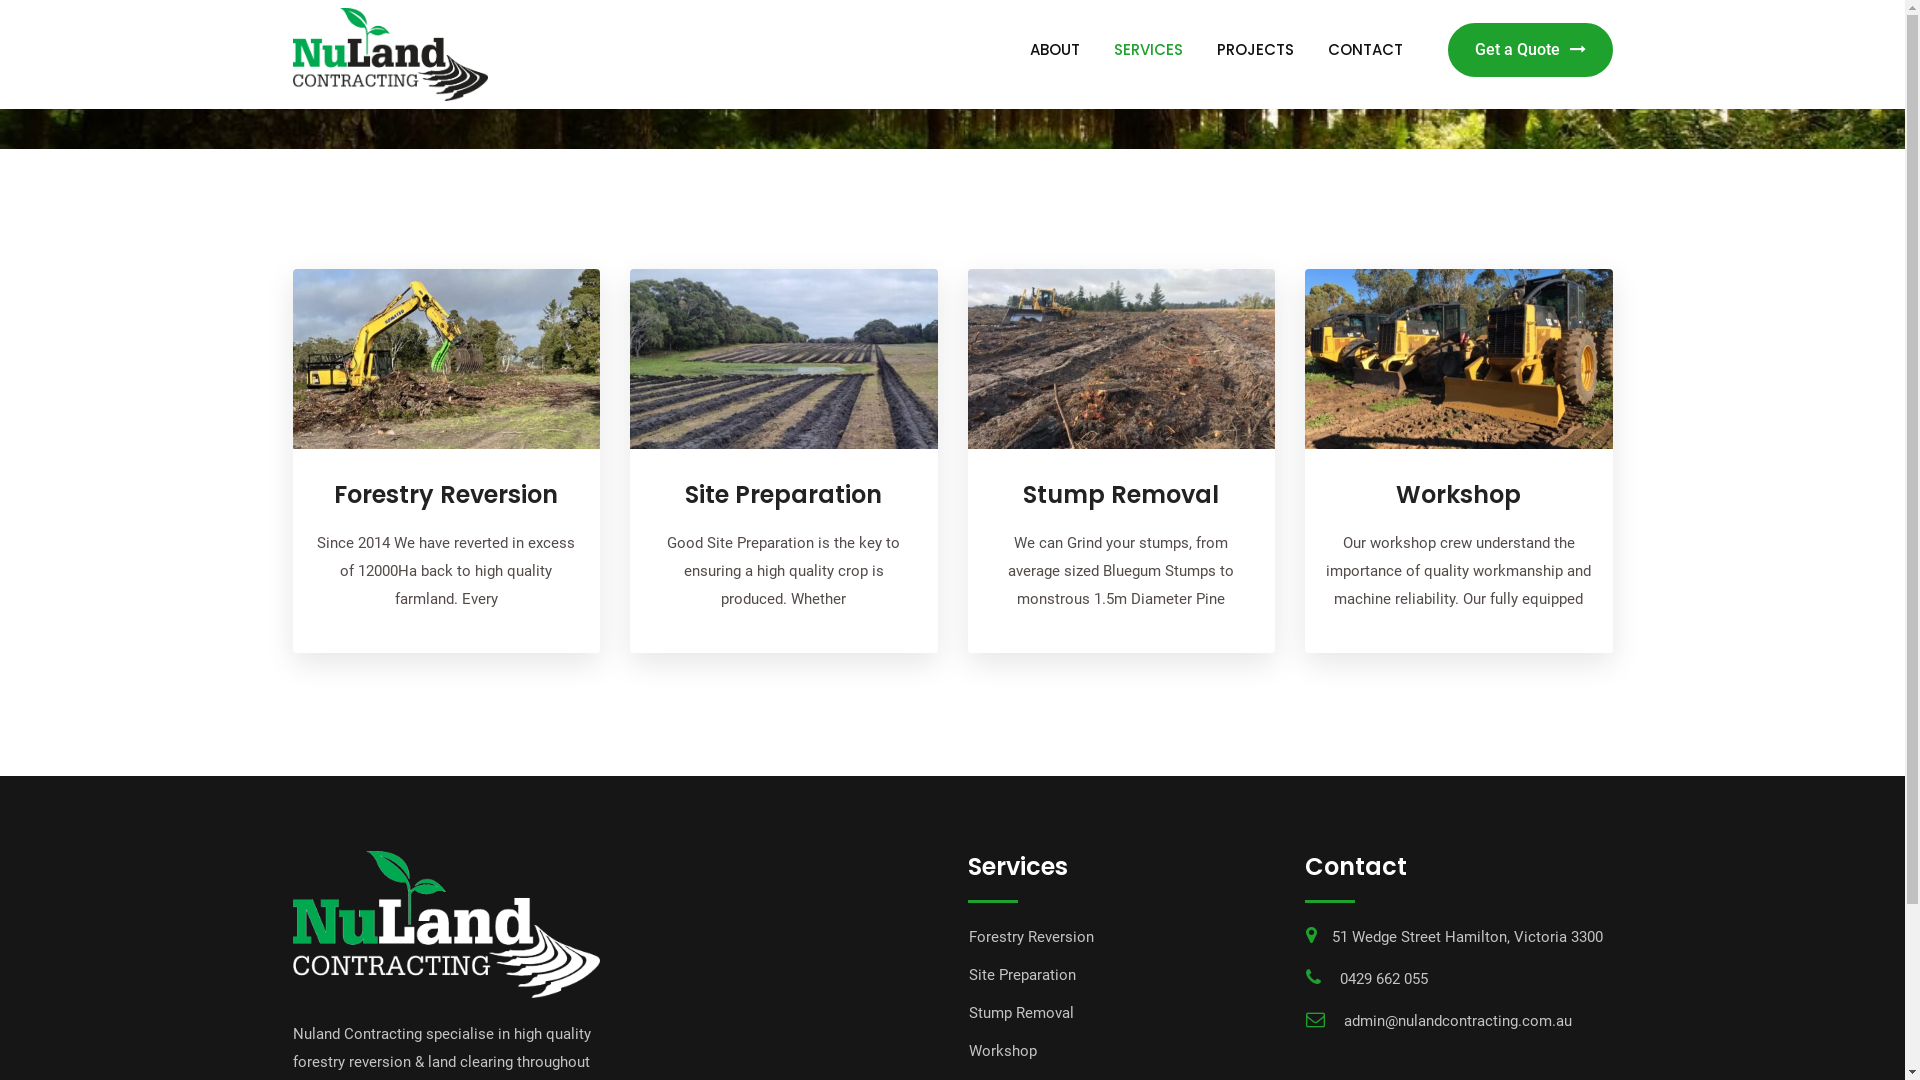 The image size is (1920, 1080). I want to click on 'Get a Quote', so click(1529, 49).